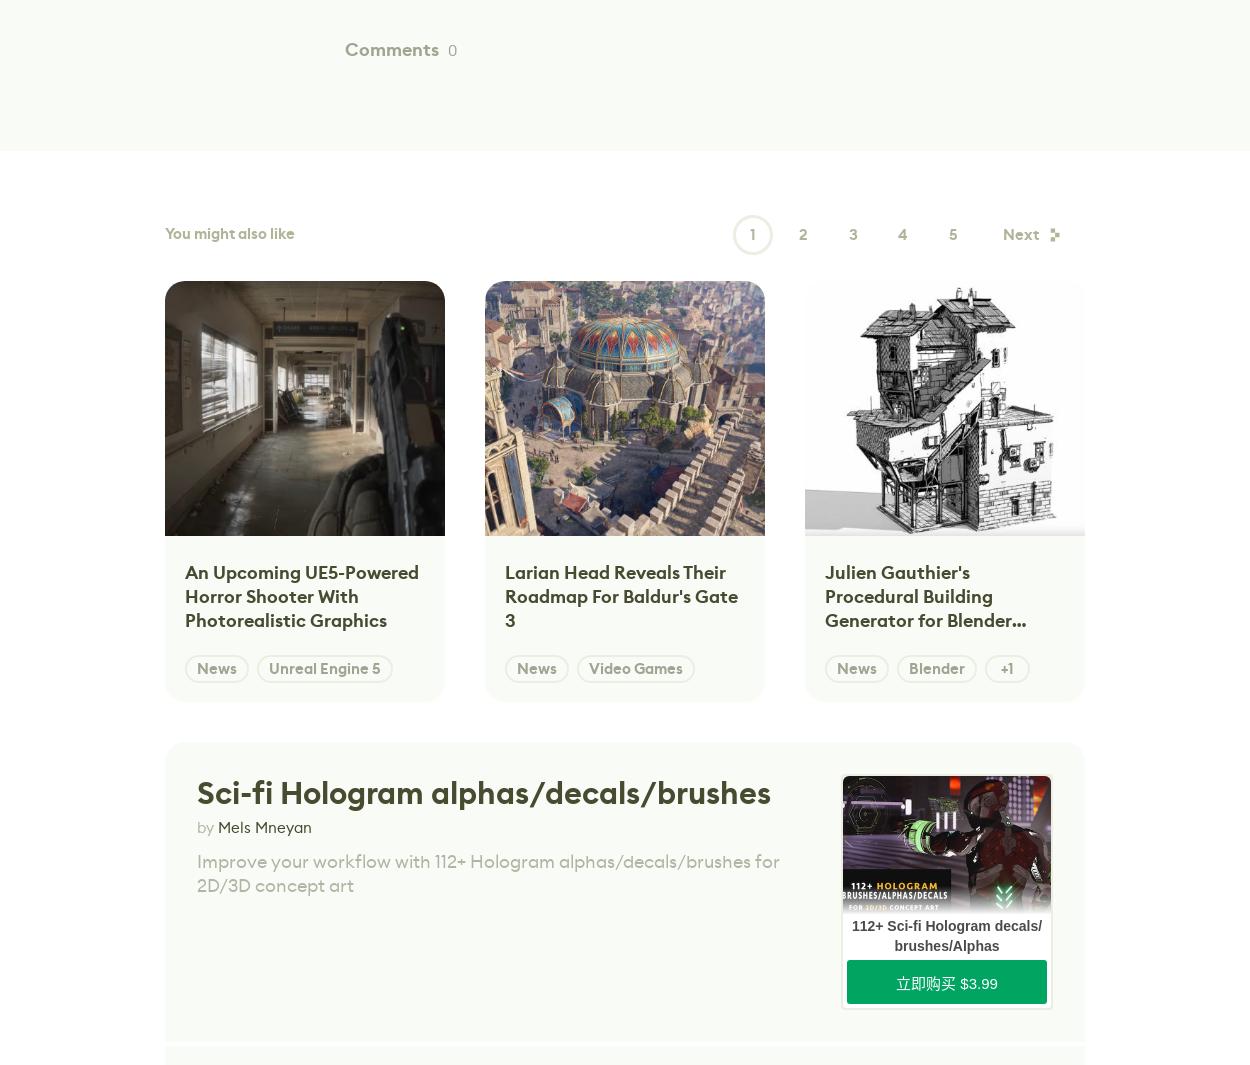 Image resolution: width=1250 pixels, height=1065 pixels. Describe the element at coordinates (217, 827) in the screenshot. I see `'Mels Mneyan'` at that location.